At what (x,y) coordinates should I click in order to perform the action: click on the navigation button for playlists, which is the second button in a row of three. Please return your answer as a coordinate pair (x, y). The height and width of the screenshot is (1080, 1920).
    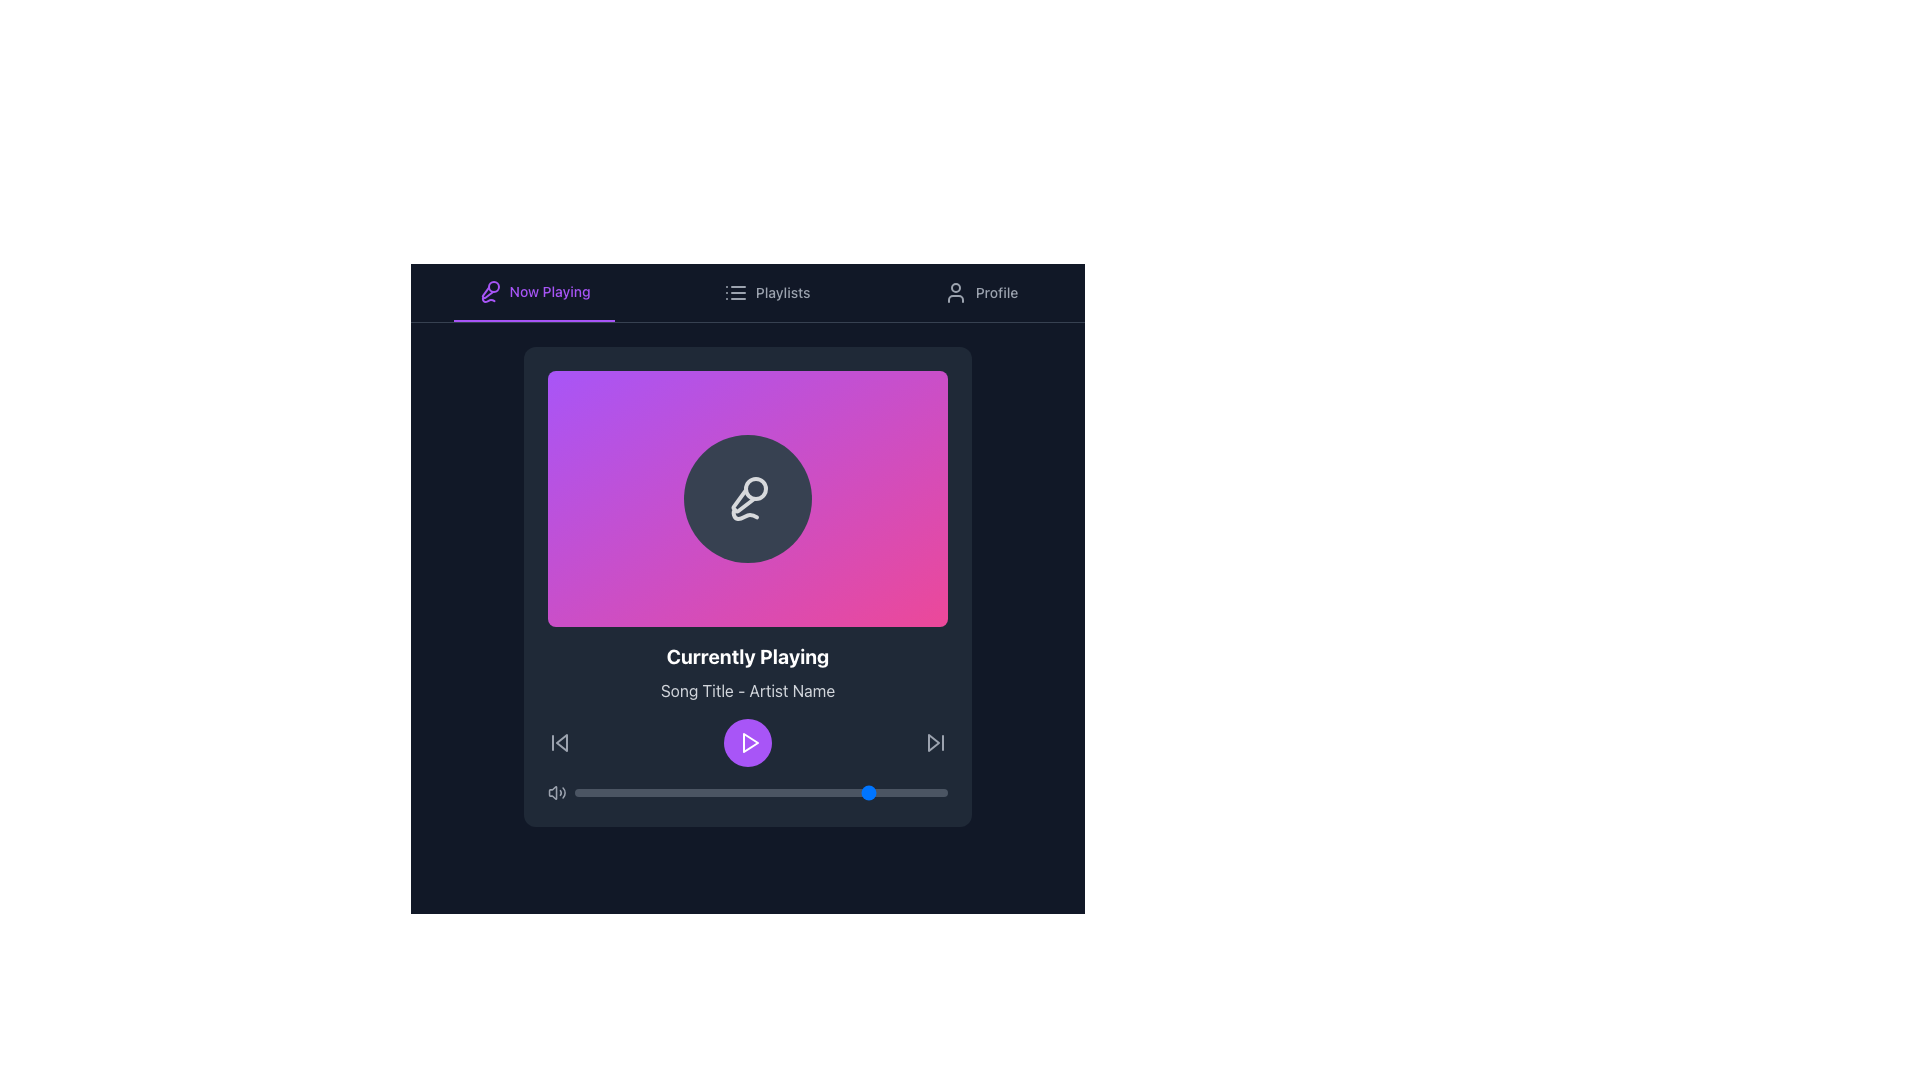
    Looking at the image, I should click on (747, 293).